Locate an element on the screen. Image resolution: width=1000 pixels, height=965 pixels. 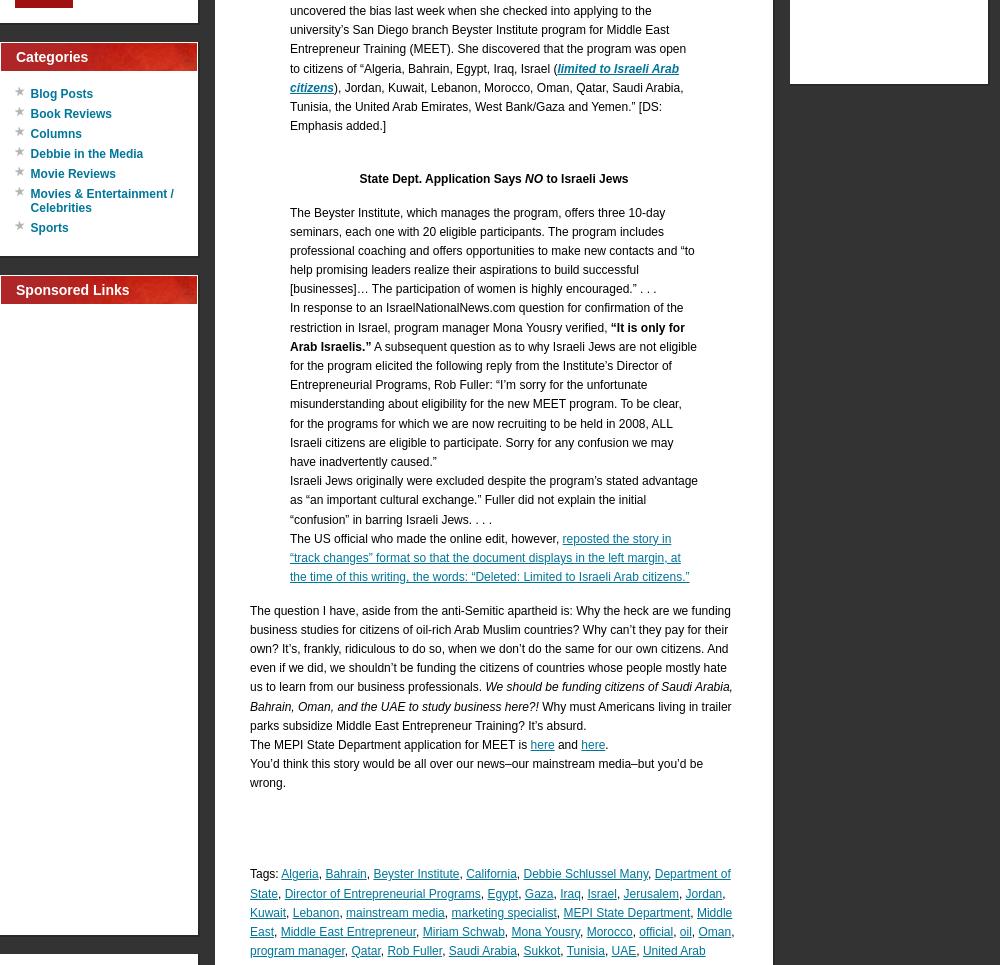
'Tags:' is located at coordinates (265, 874).